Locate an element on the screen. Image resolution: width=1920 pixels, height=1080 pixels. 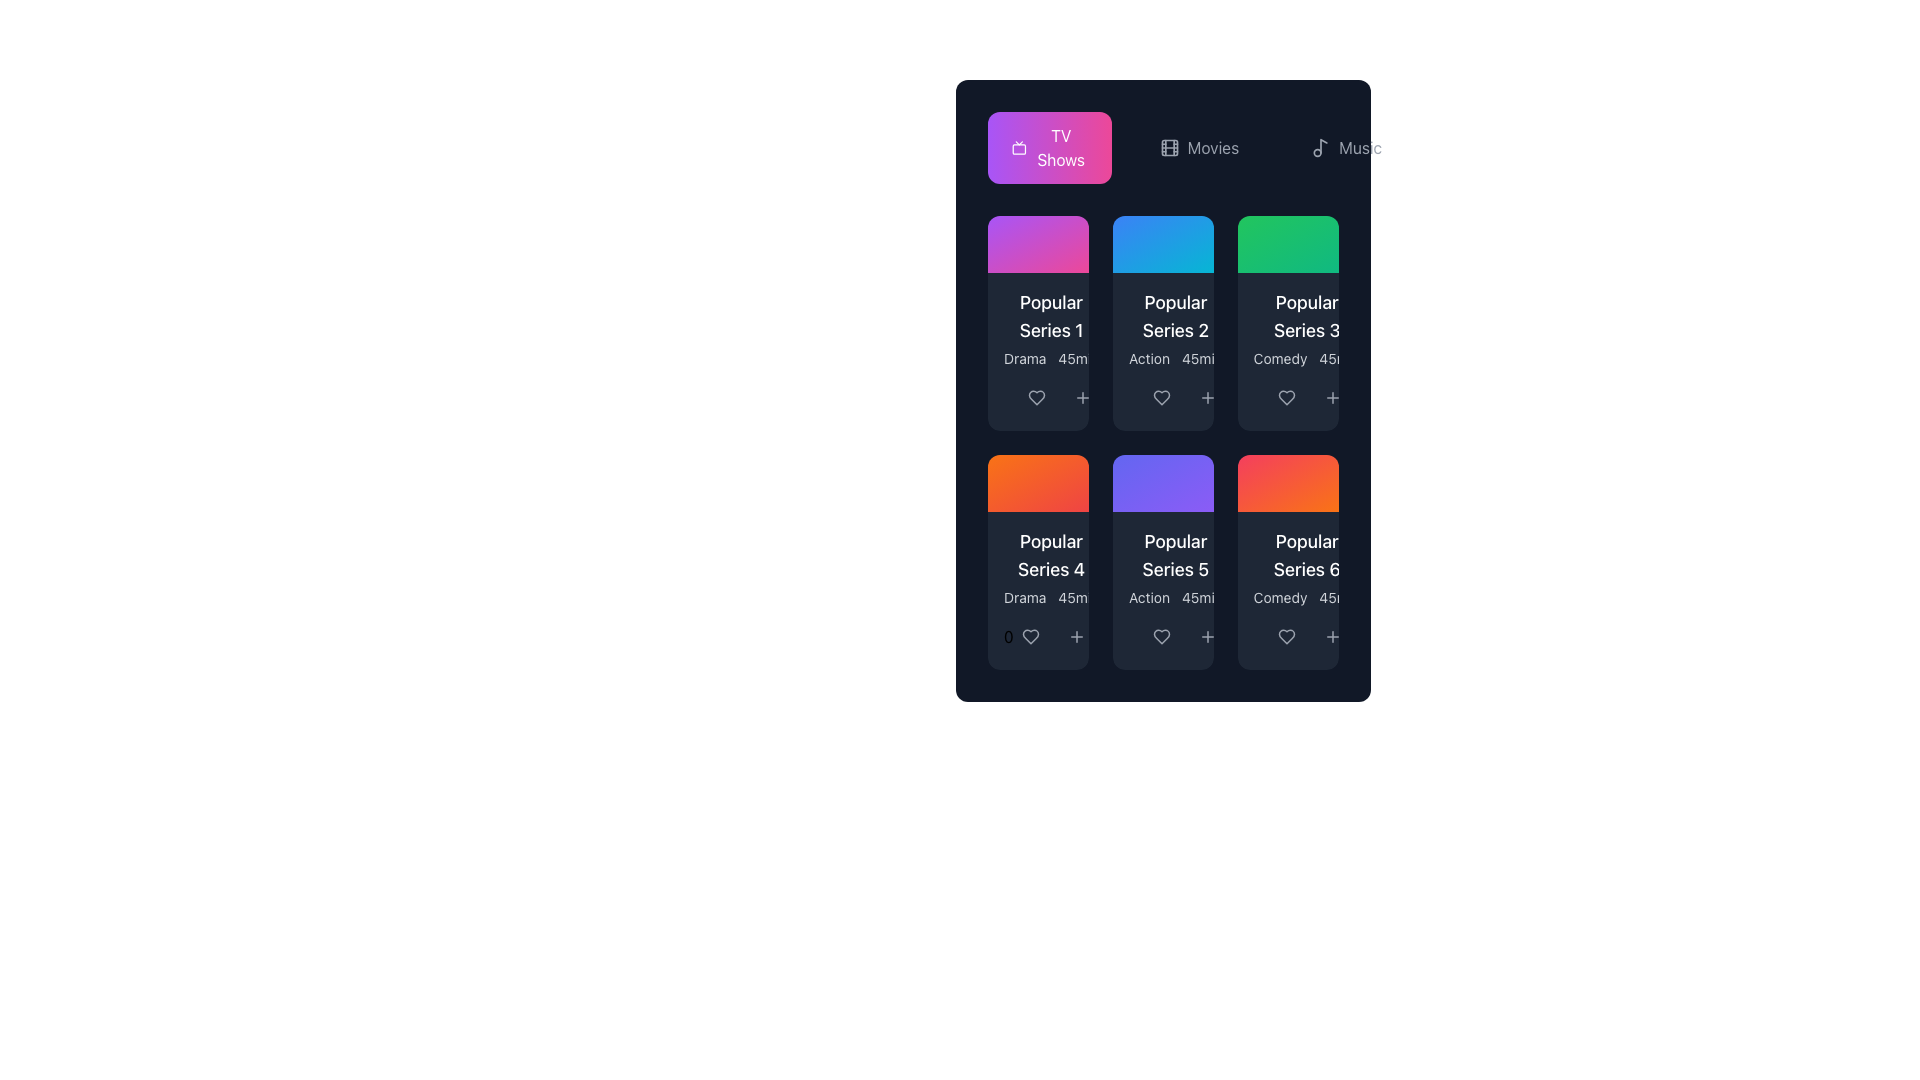
the text label displaying '45min', which is the second text label in the metadata panel of the 'Popular Series 4' card, positioned towards the bottom of the card is located at coordinates (1077, 596).